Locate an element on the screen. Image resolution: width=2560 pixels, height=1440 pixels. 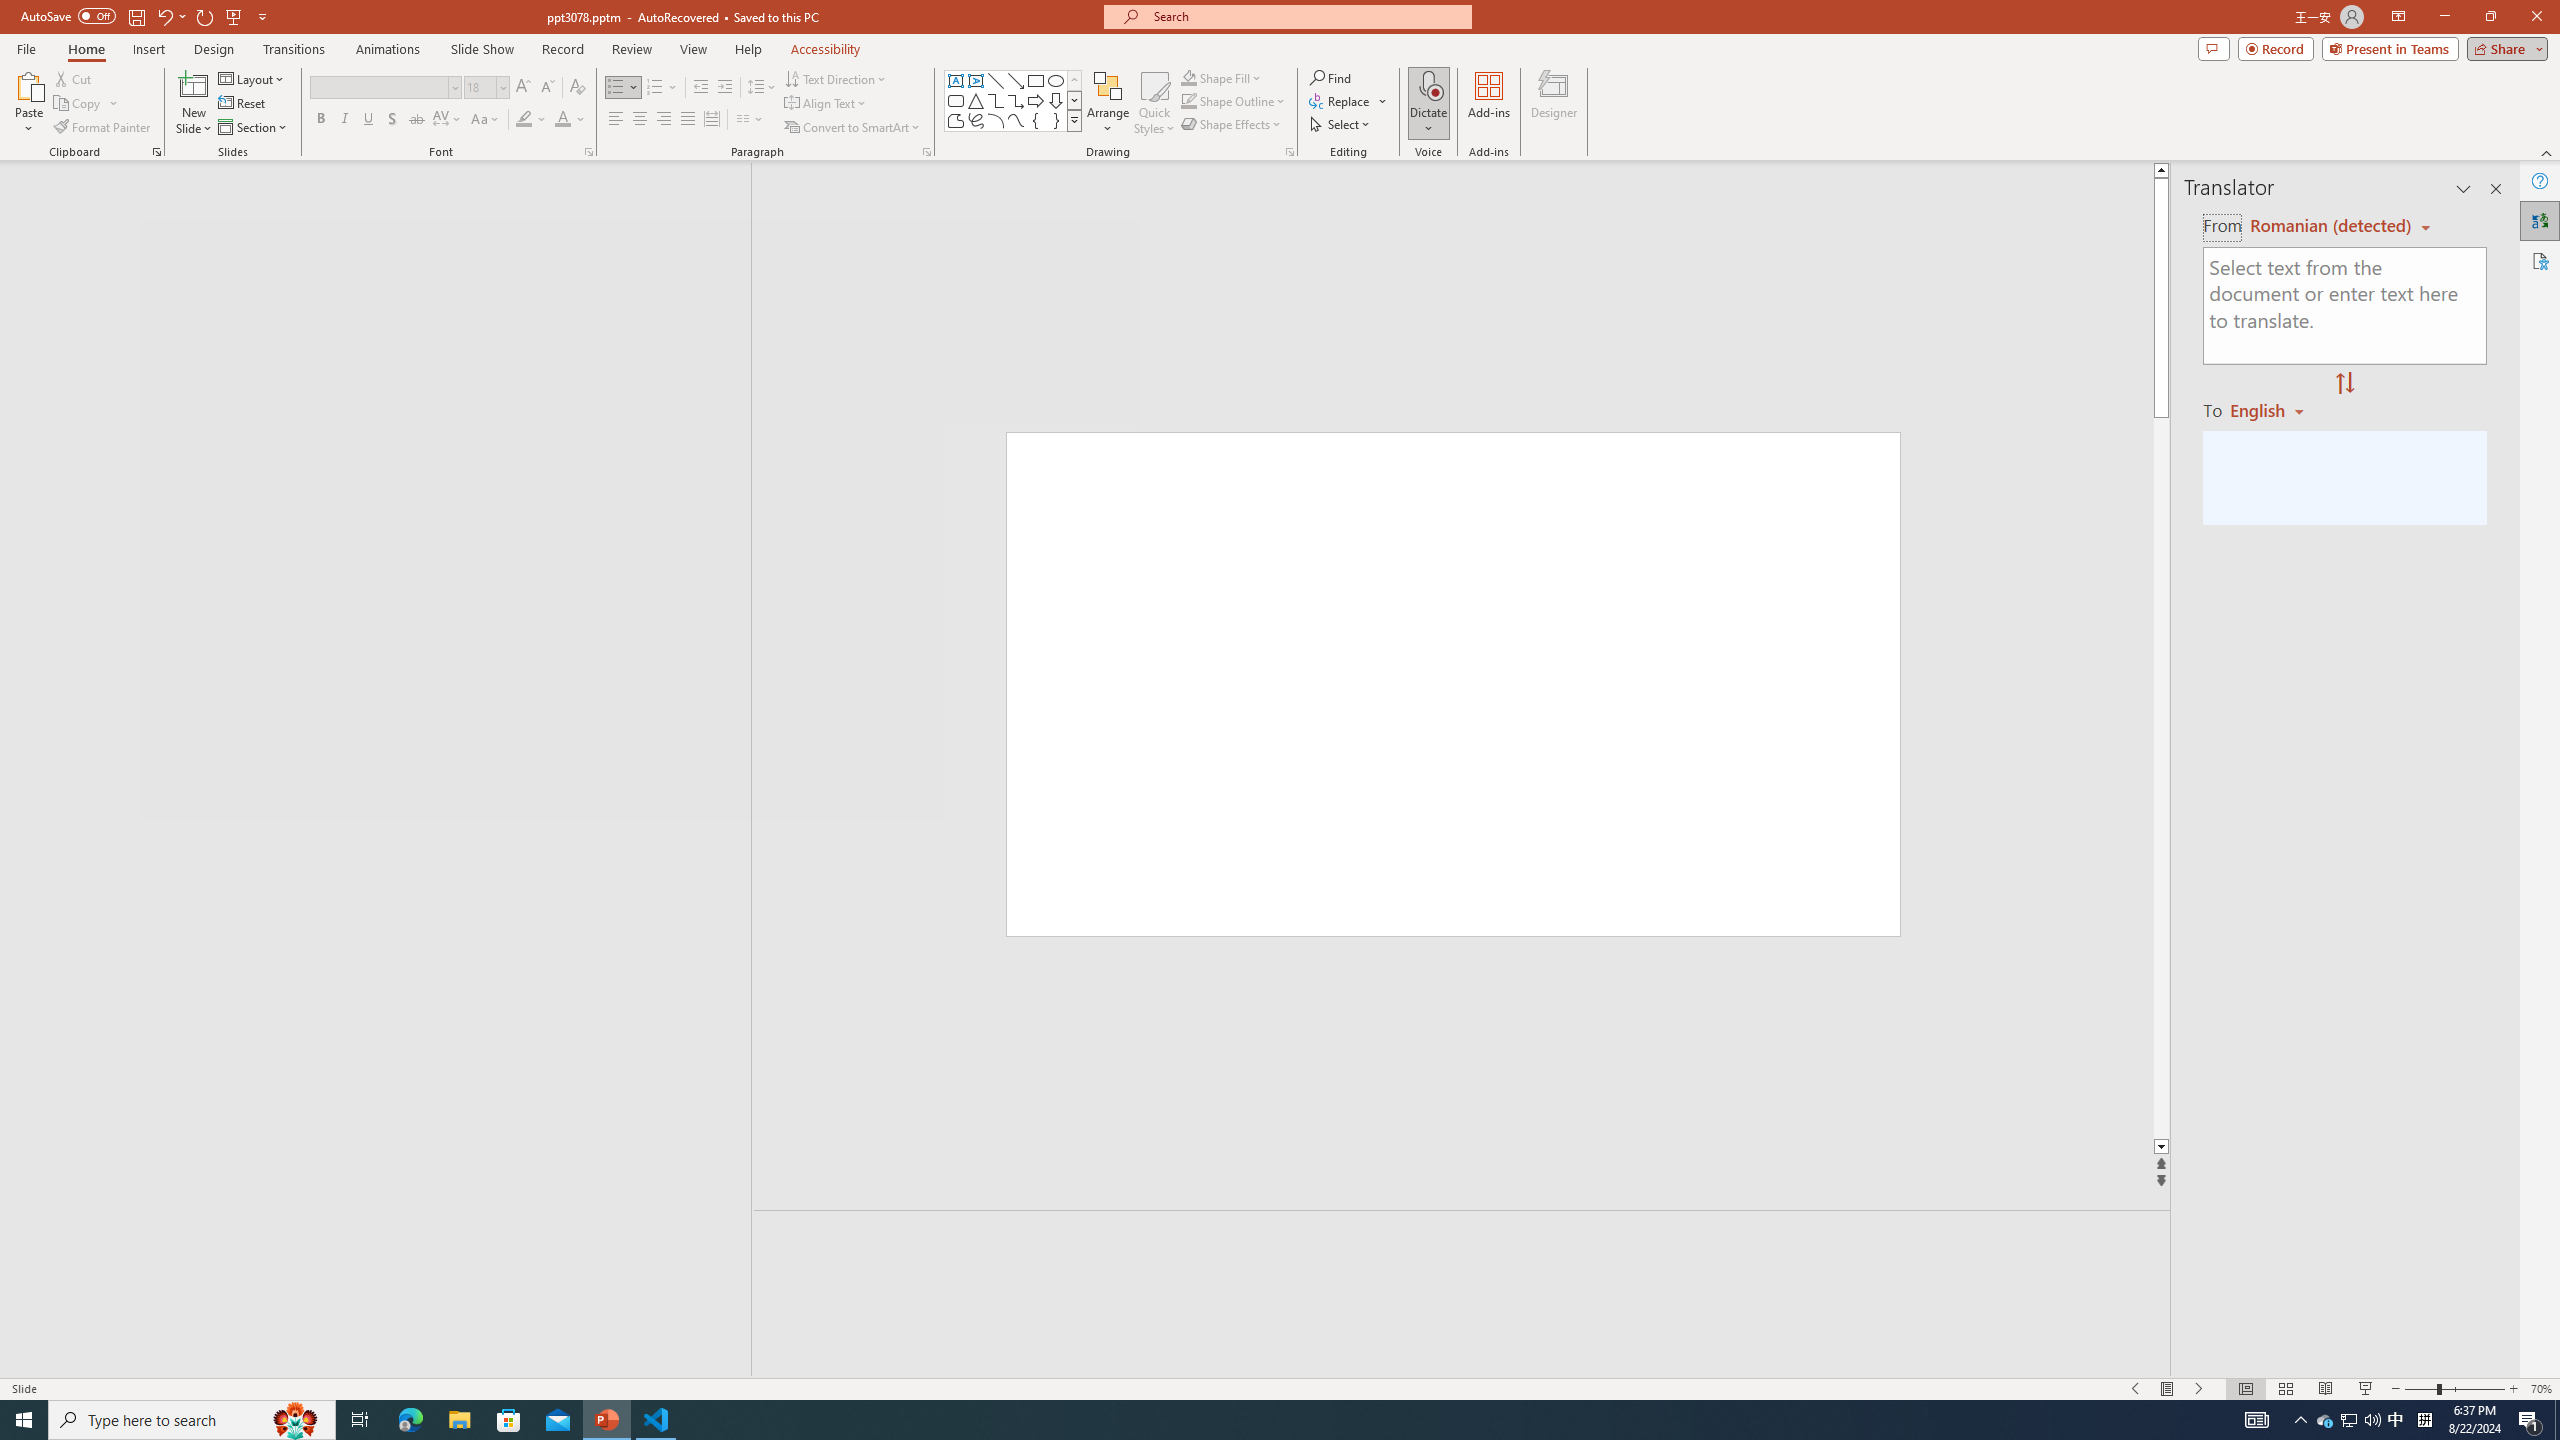
'Text Box' is located at coordinates (955, 80).